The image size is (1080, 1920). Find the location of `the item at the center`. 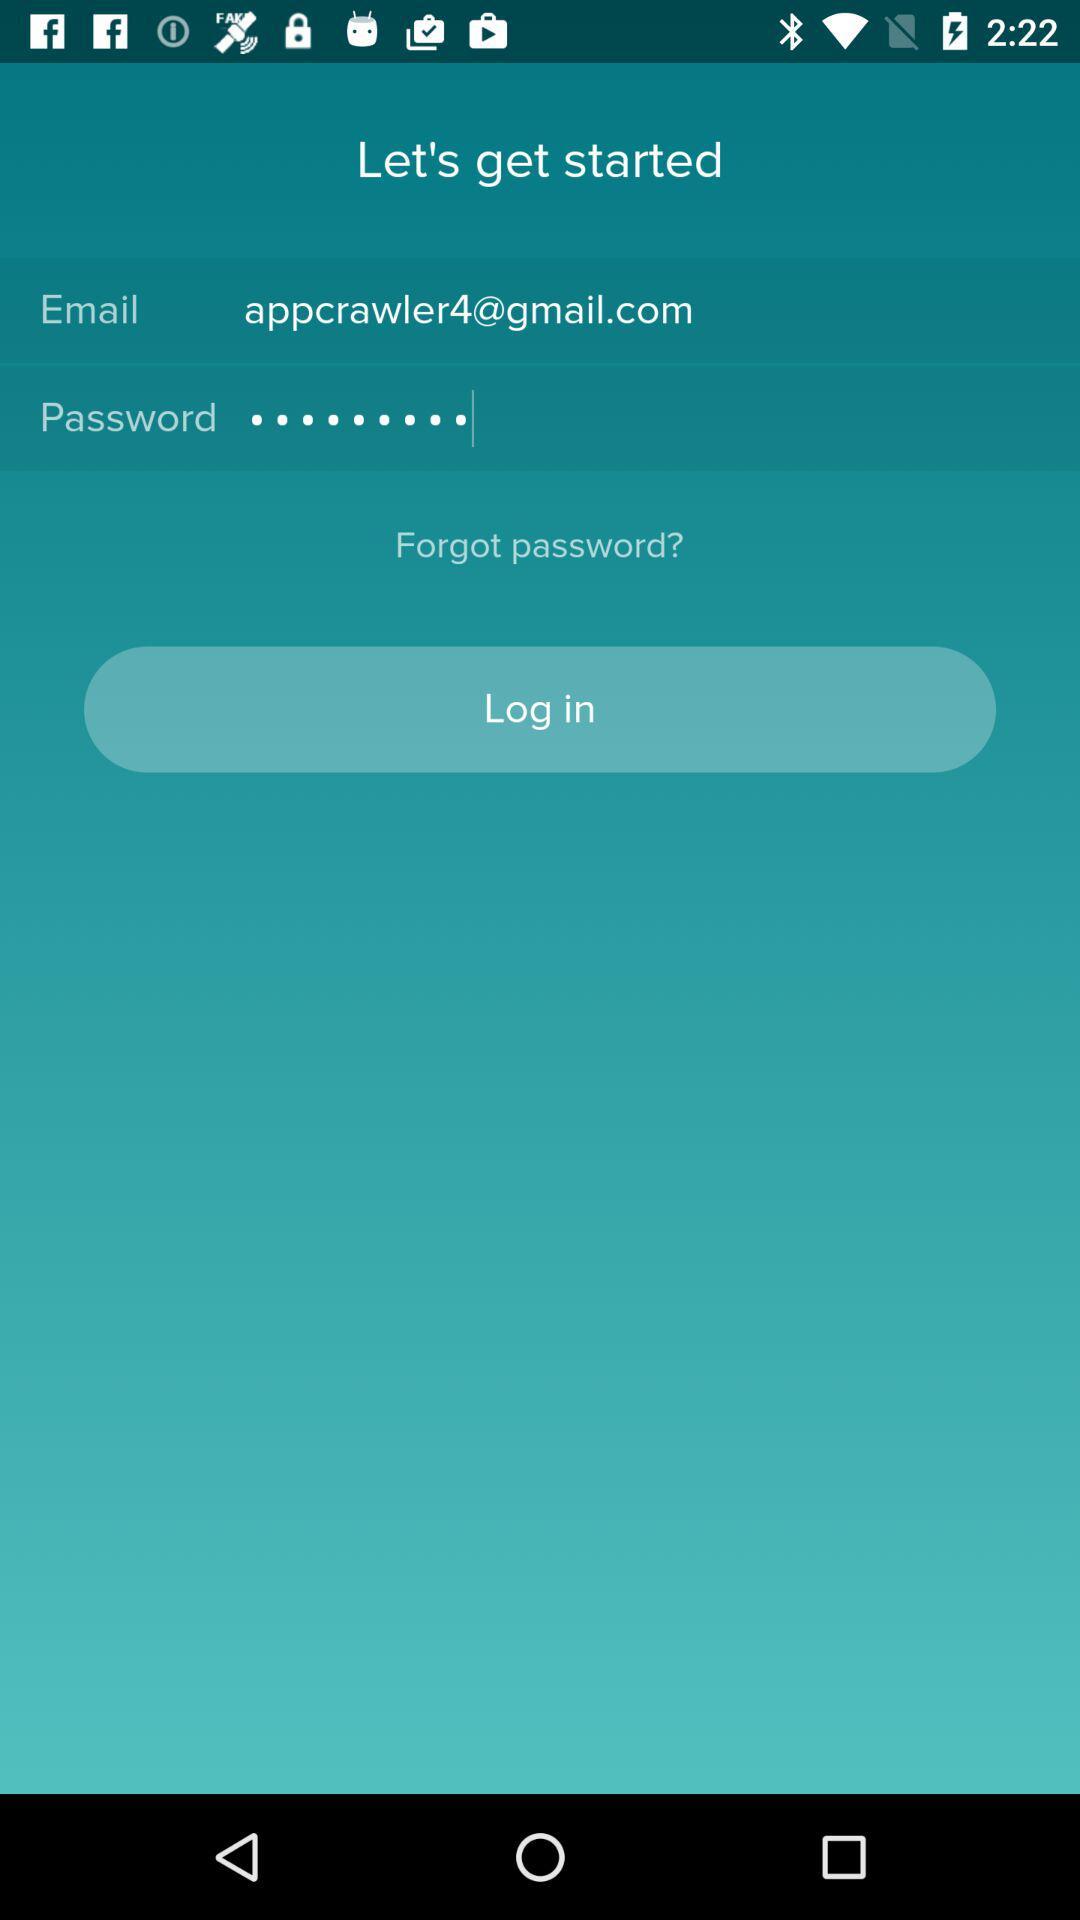

the item at the center is located at coordinates (540, 709).